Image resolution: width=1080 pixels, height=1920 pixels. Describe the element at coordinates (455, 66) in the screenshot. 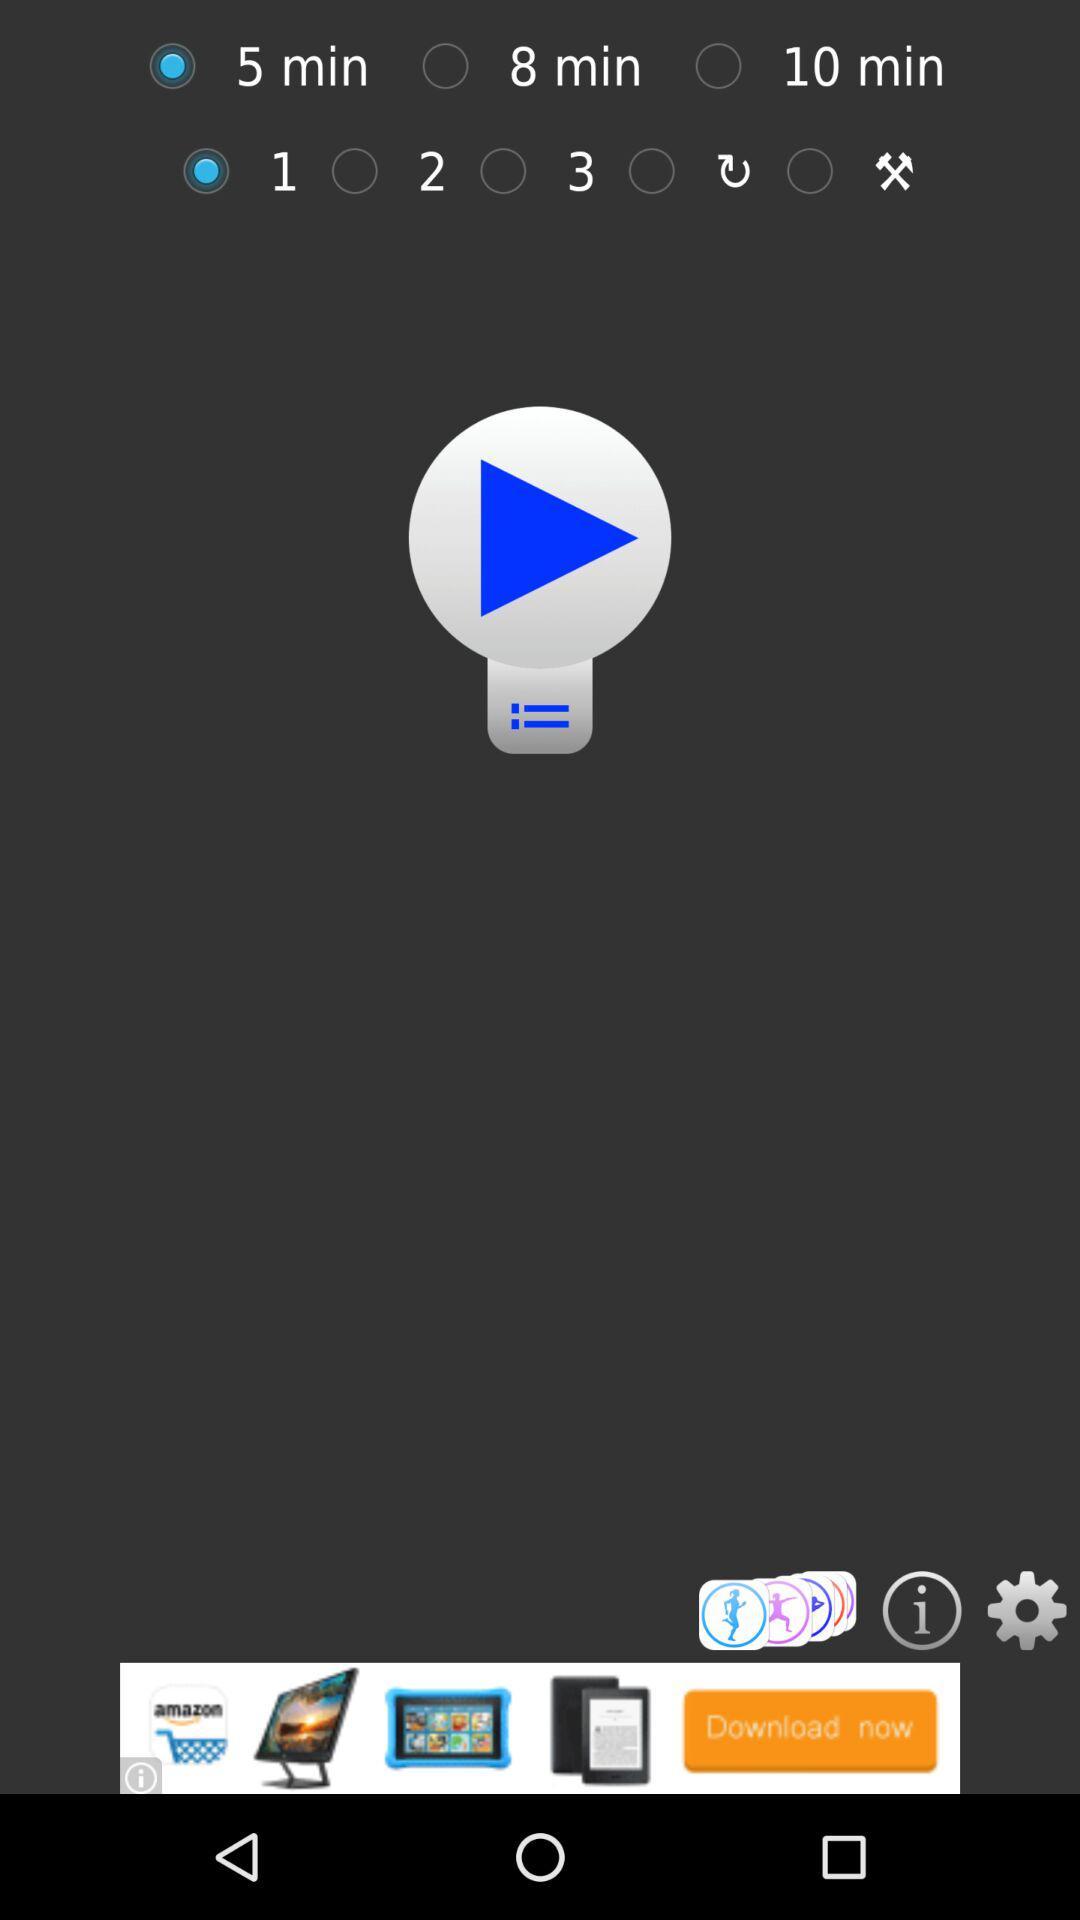

I see `the time` at that location.